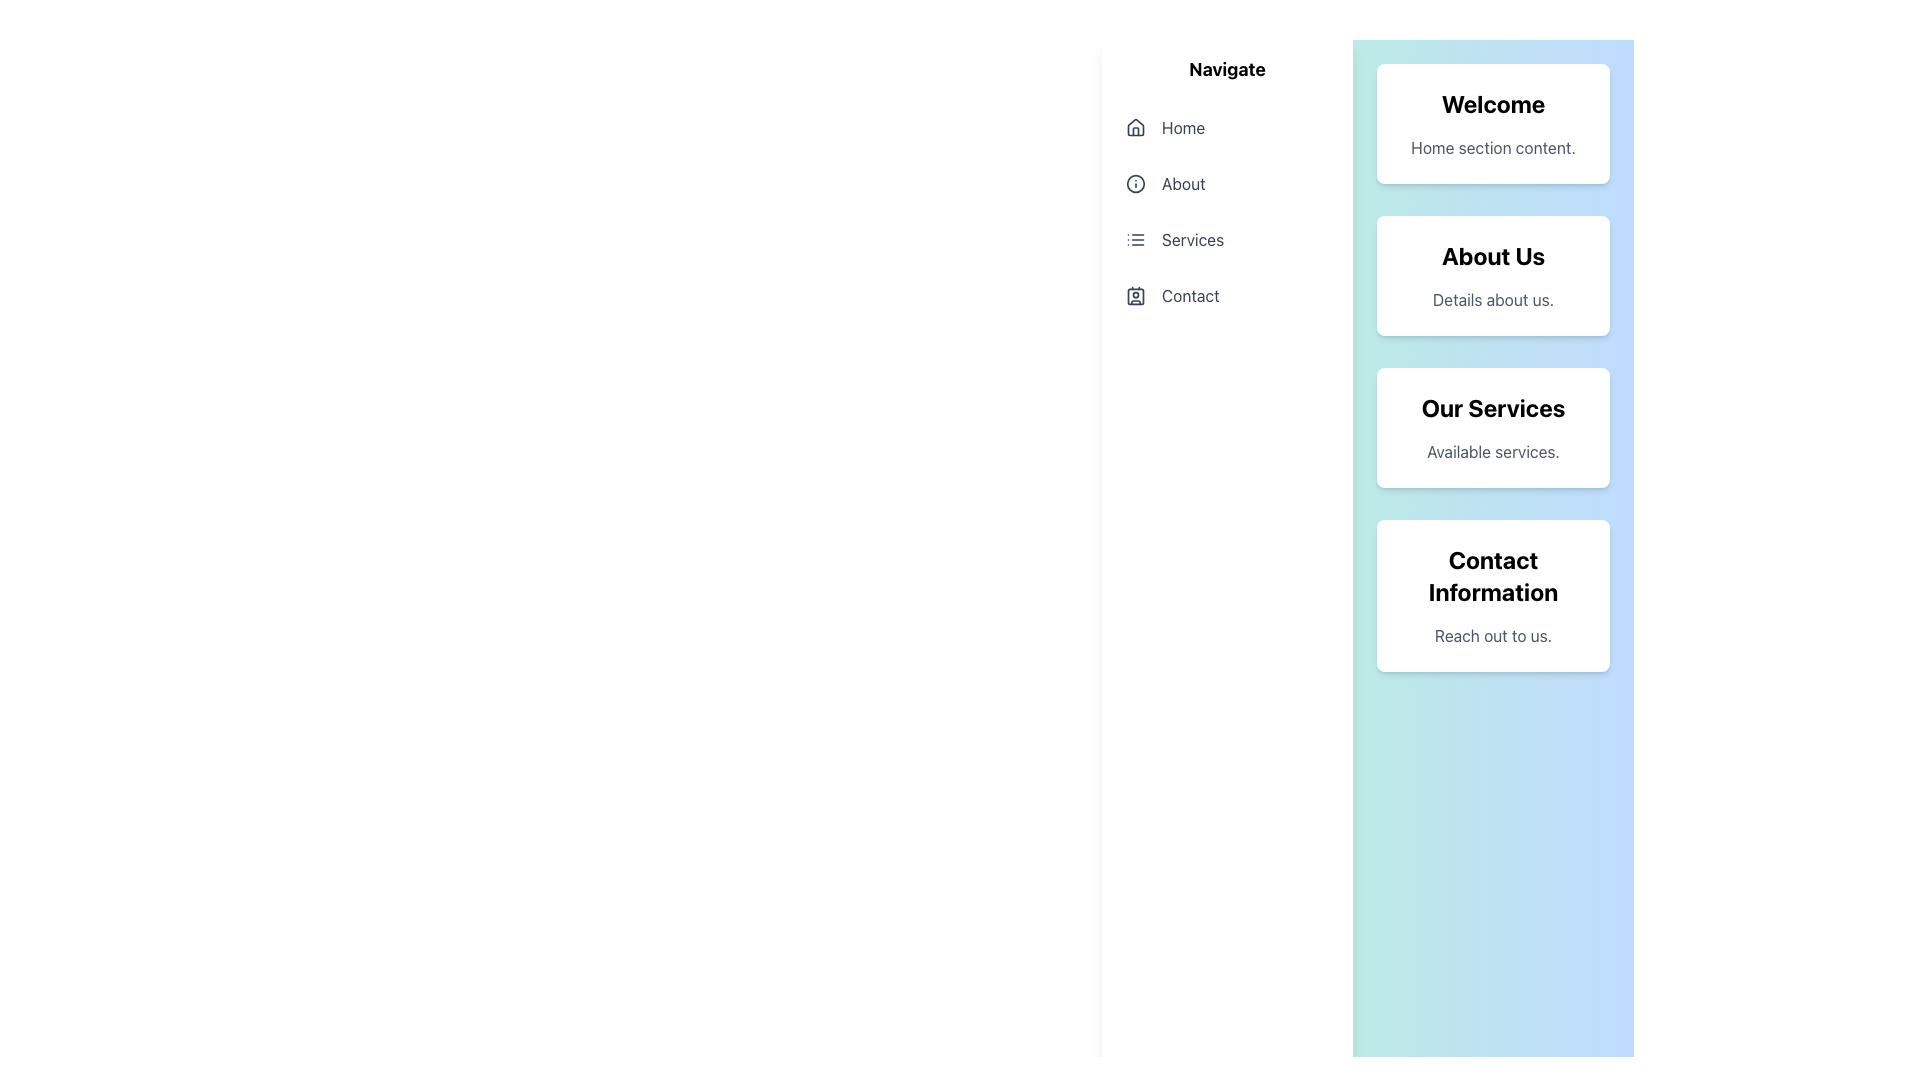 The height and width of the screenshot is (1080, 1920). Describe the element at coordinates (1493, 595) in the screenshot. I see `the fourth informational card in the vertical list that provides contact information, located in the right-hand section of the layout` at that location.